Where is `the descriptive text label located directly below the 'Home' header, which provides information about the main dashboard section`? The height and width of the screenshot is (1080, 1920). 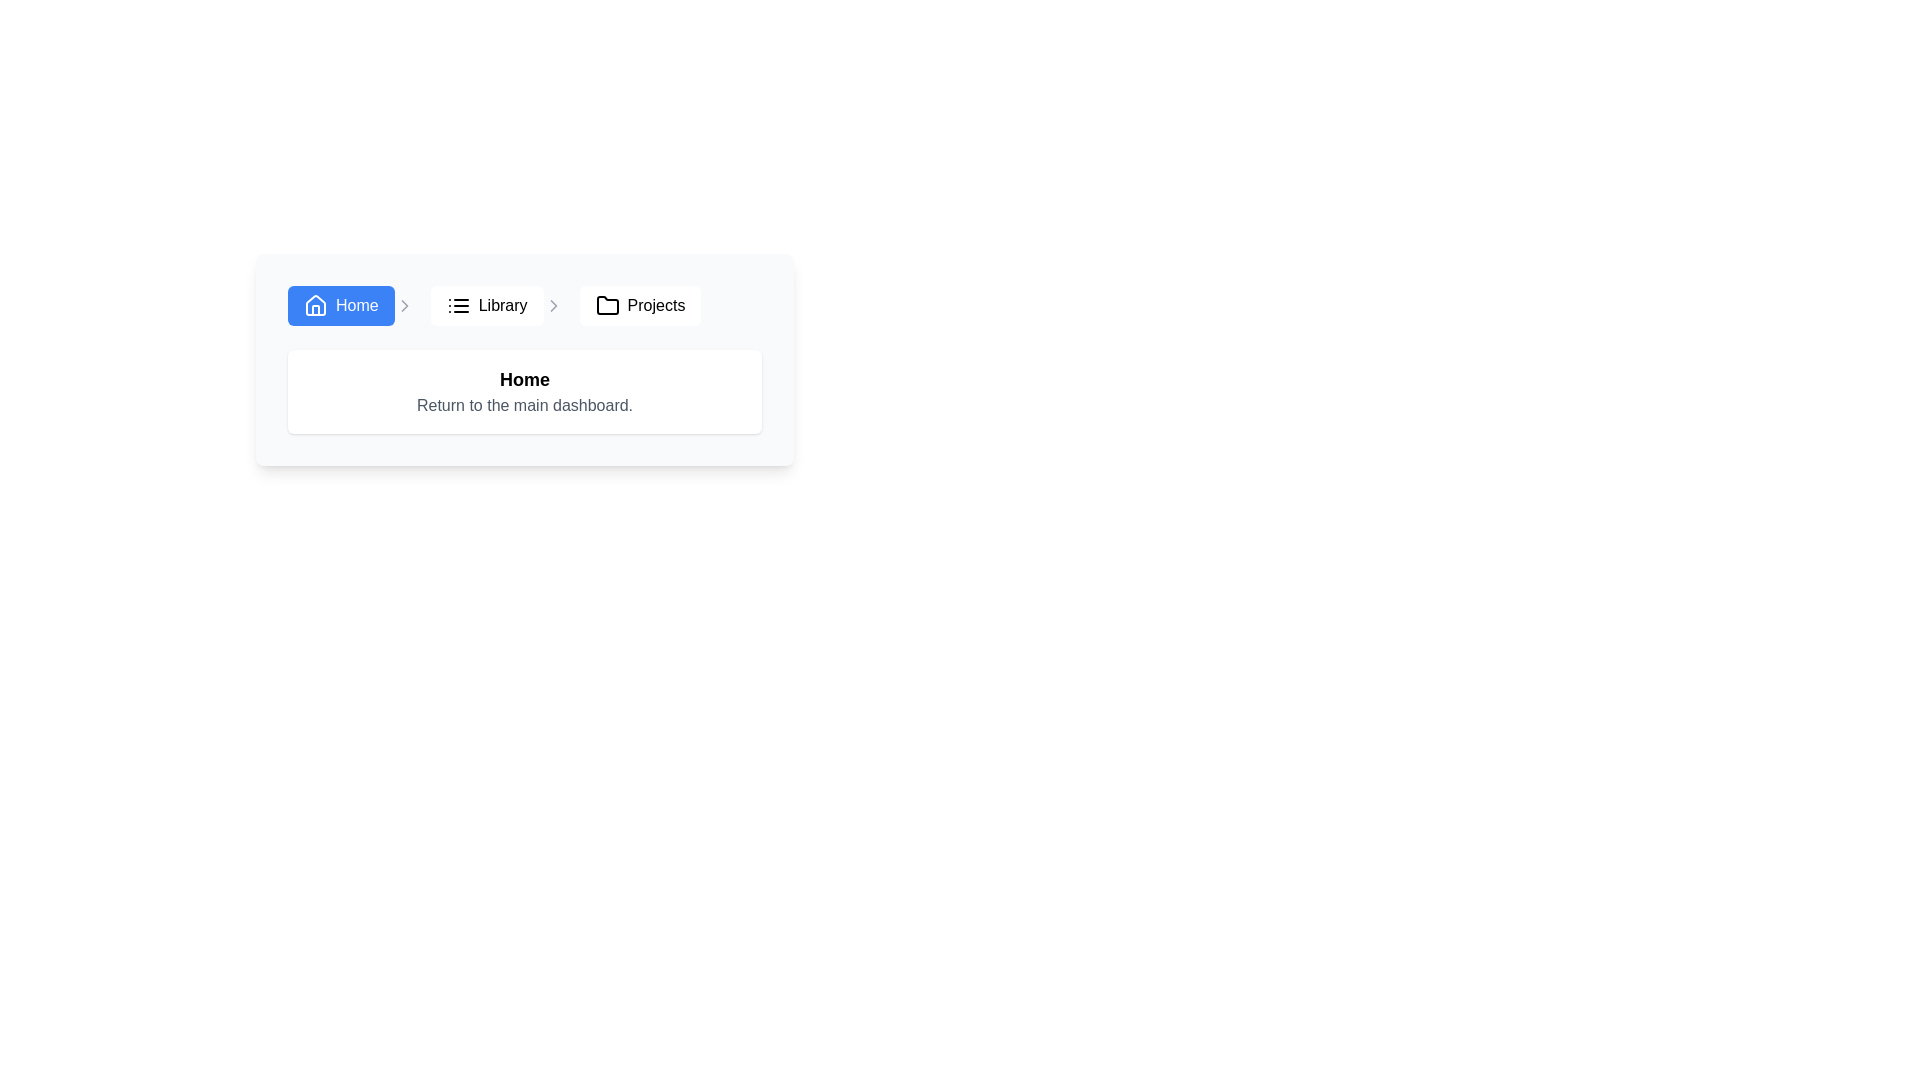
the descriptive text label located directly below the 'Home' header, which provides information about the main dashboard section is located at coordinates (524, 405).